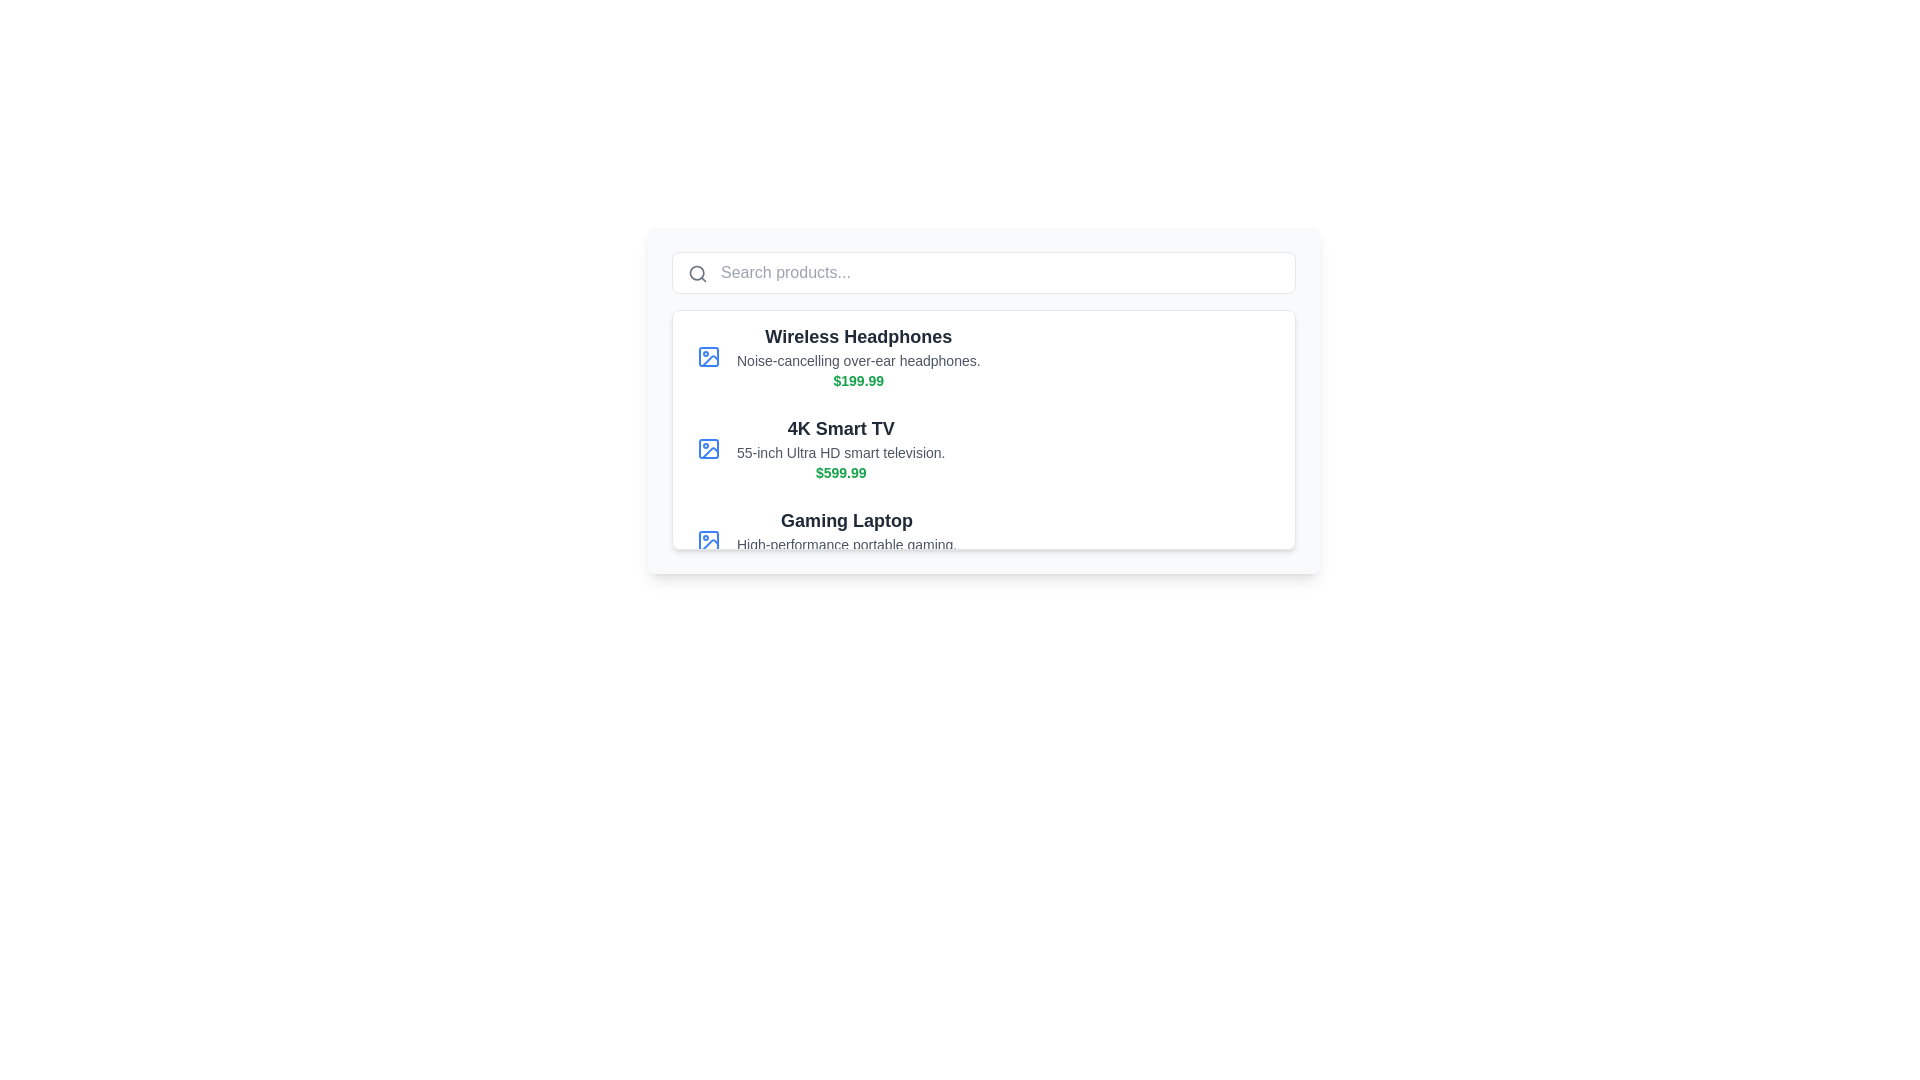 Image resolution: width=1920 pixels, height=1080 pixels. Describe the element at coordinates (697, 273) in the screenshot. I see `the circular component of the magnifying glass icon in the search bar located in the top-left part of the user interface` at that location.